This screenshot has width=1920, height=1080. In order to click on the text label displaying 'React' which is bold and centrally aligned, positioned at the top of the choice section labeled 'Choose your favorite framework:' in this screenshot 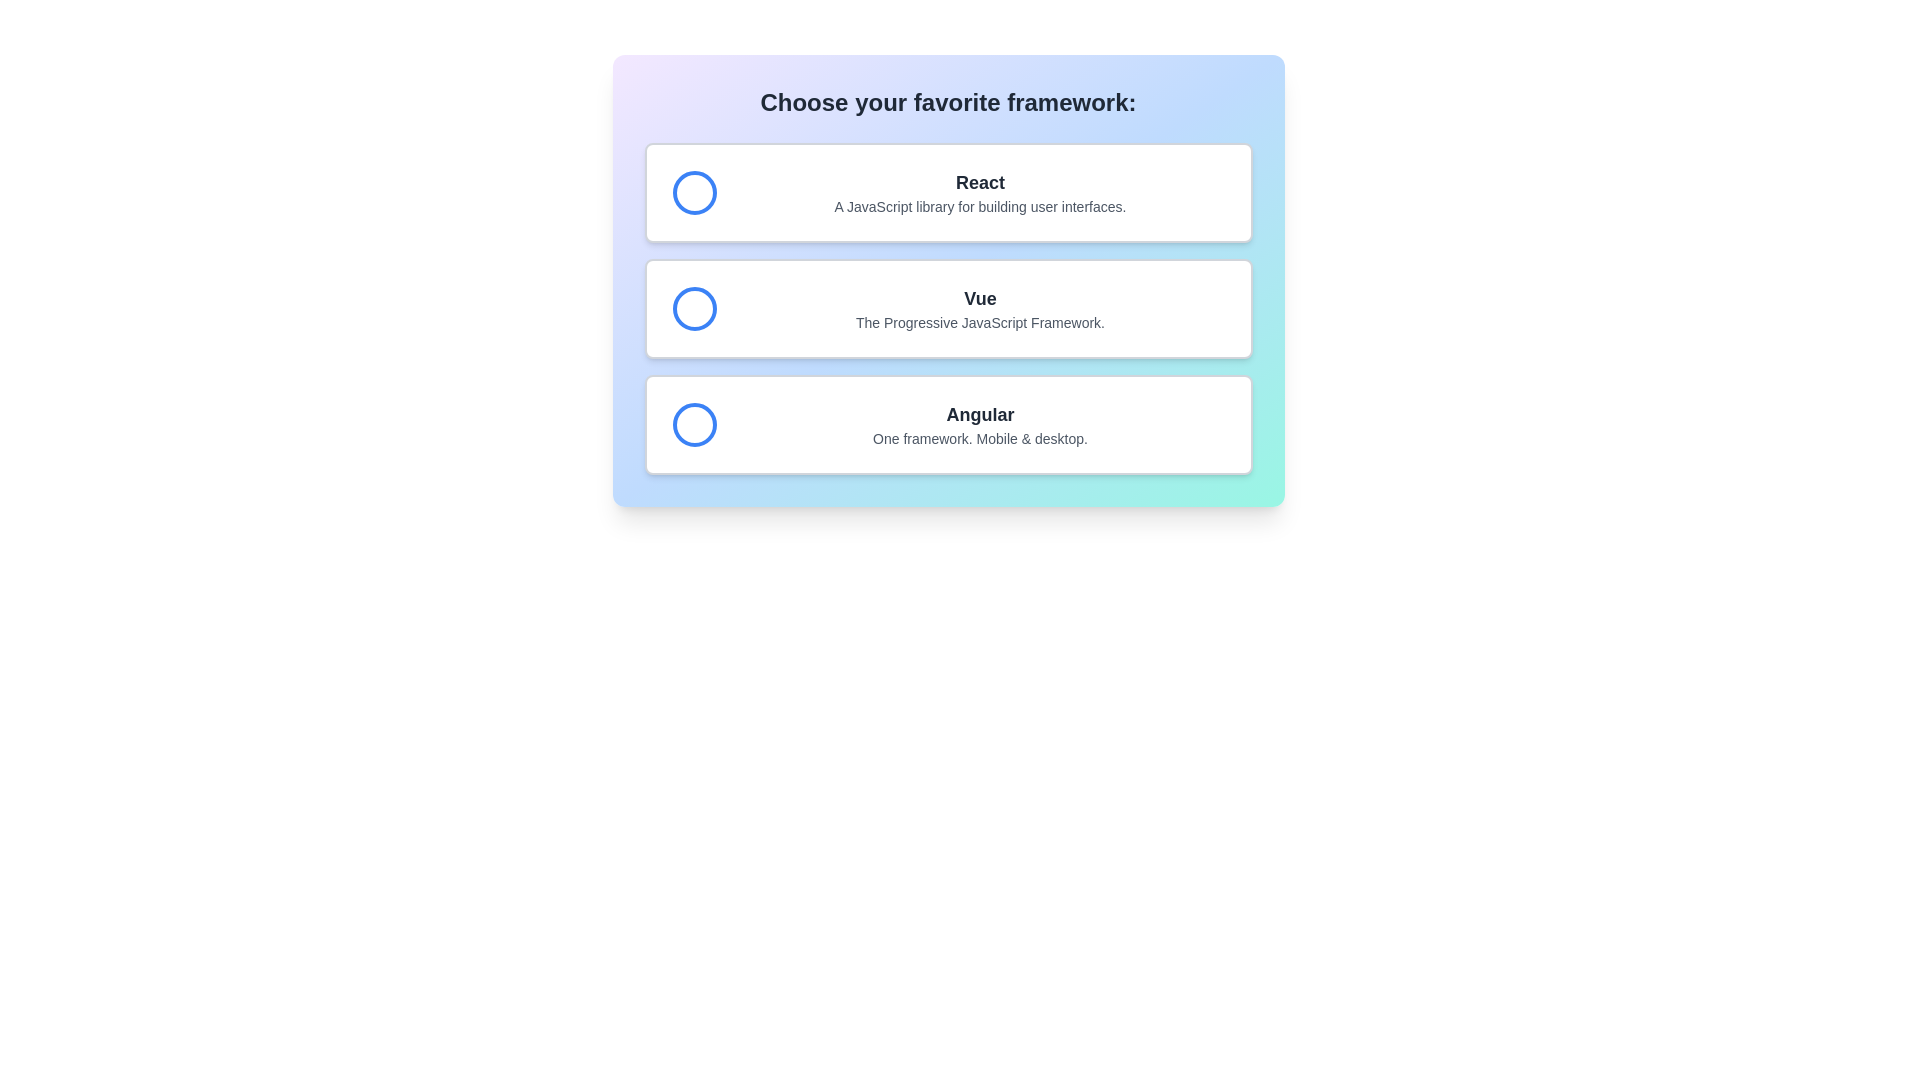, I will do `click(980, 182)`.